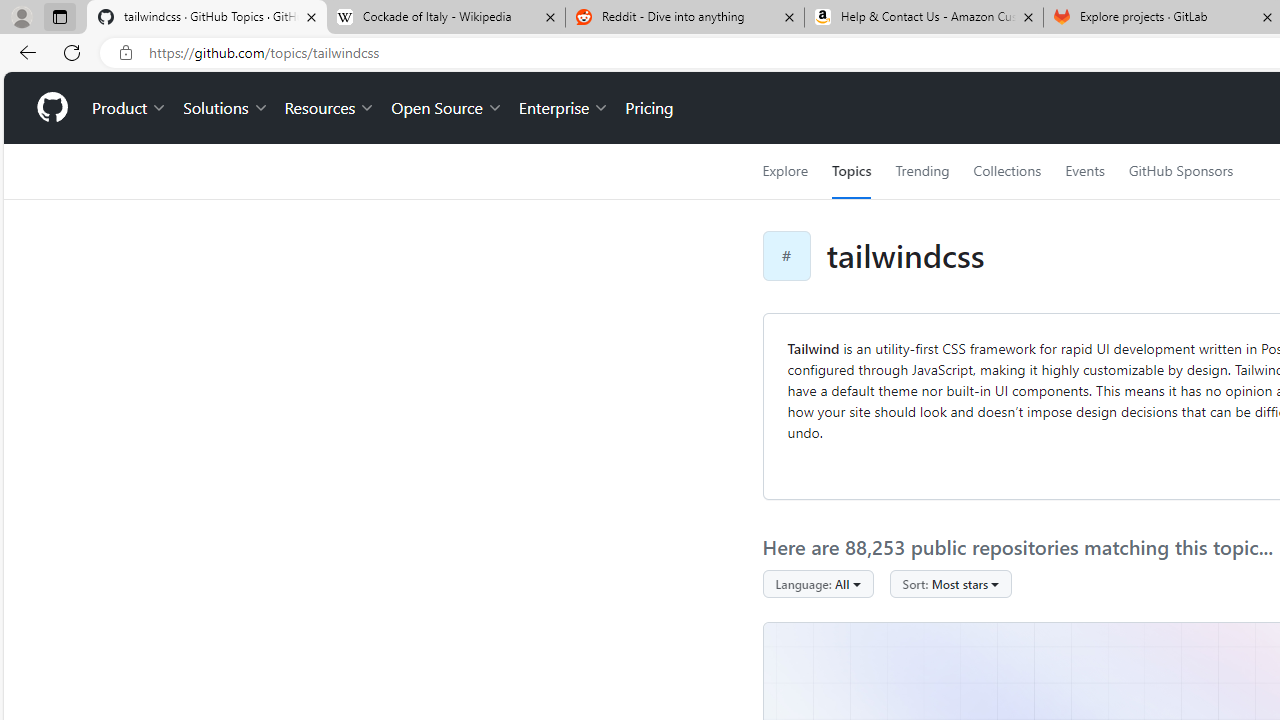  Describe the element at coordinates (444, 17) in the screenshot. I see `'Cockade of Italy - Wikipedia'` at that location.